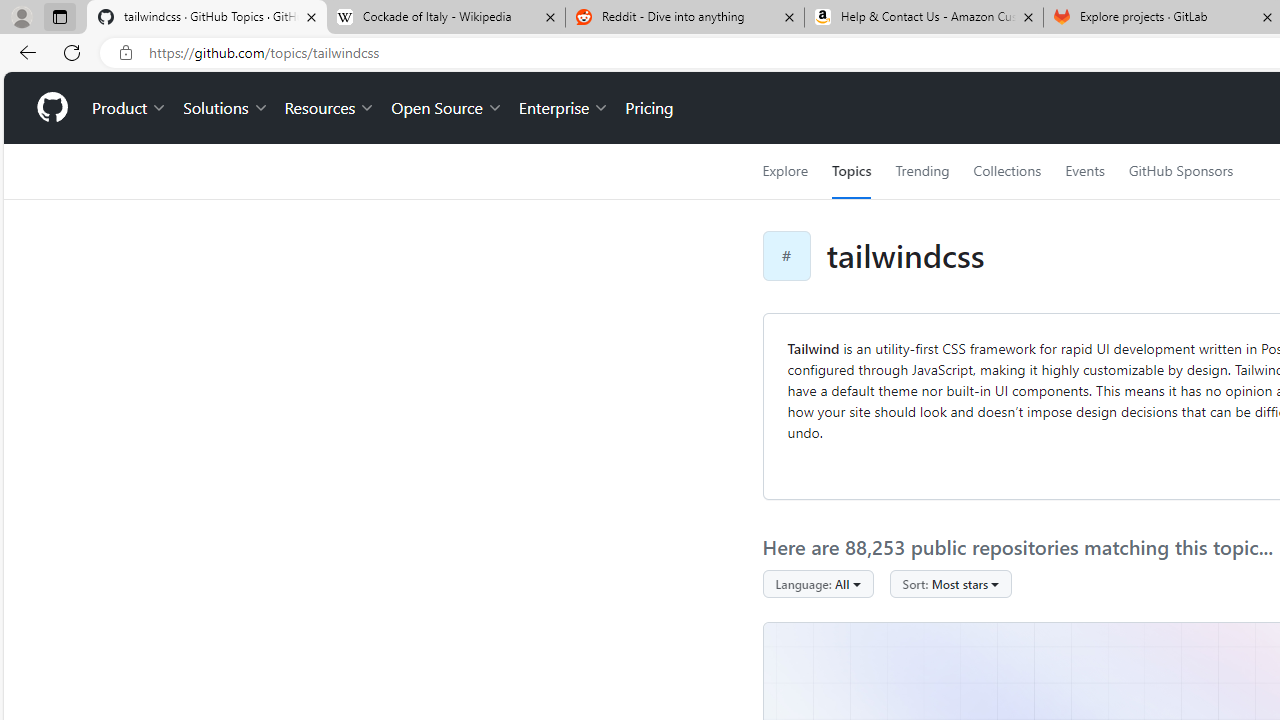  Describe the element at coordinates (444, 17) in the screenshot. I see `'Cockade of Italy - Wikipedia'` at that location.